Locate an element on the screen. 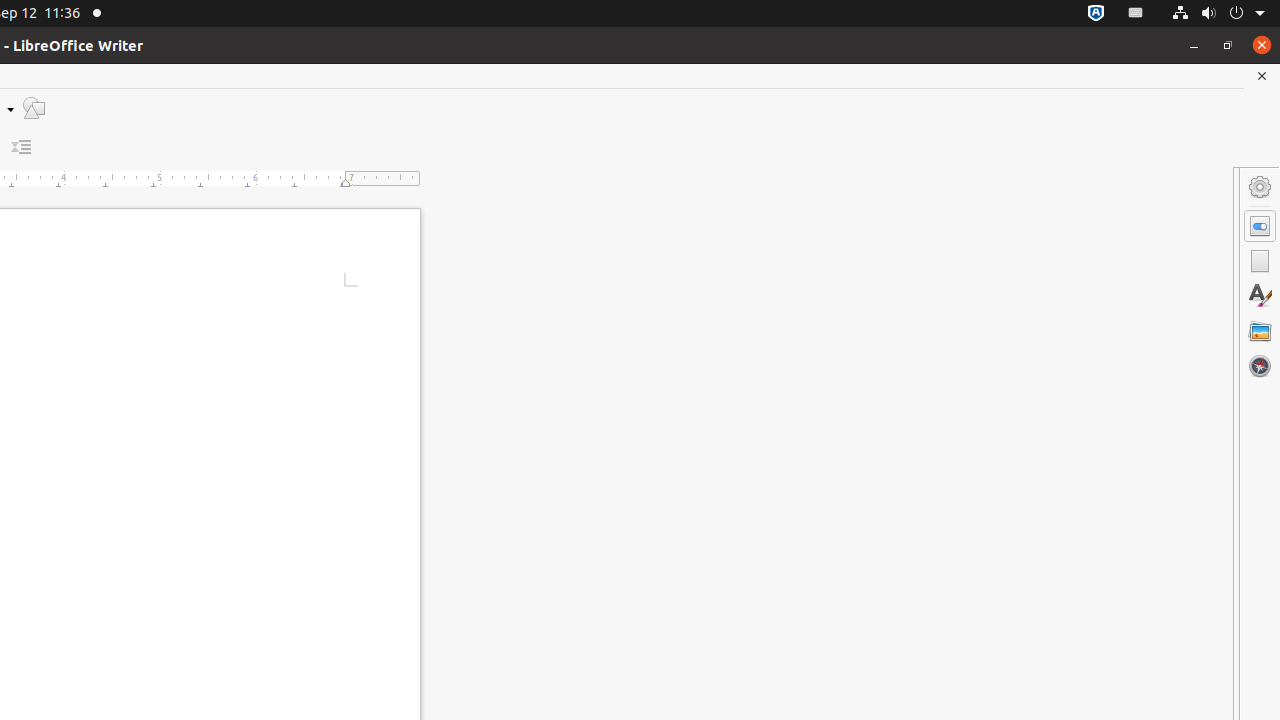 The image size is (1280, 720). 'System' is located at coordinates (1217, 13).